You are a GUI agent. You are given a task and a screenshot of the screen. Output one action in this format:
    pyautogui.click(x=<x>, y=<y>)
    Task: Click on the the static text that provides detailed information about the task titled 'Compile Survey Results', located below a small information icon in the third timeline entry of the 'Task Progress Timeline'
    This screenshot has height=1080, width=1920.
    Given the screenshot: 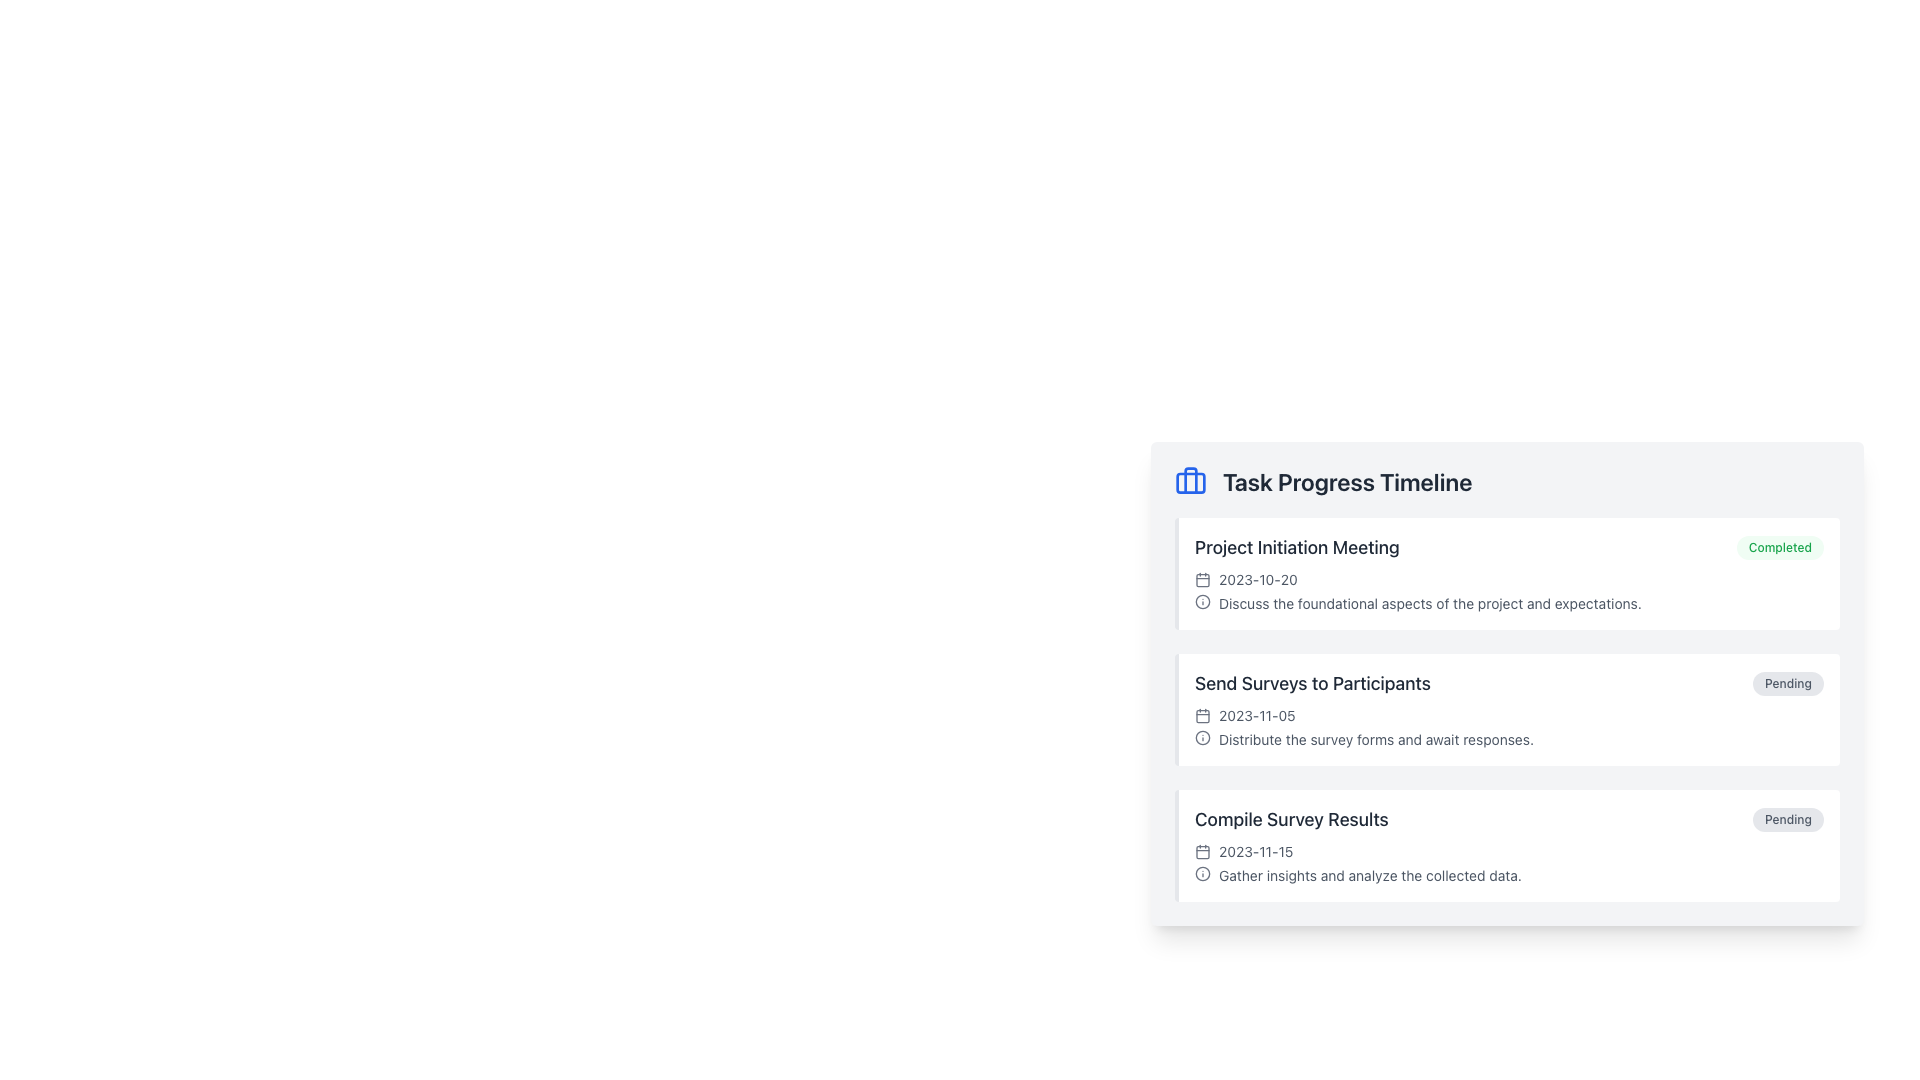 What is the action you would take?
    pyautogui.click(x=1369, y=874)
    